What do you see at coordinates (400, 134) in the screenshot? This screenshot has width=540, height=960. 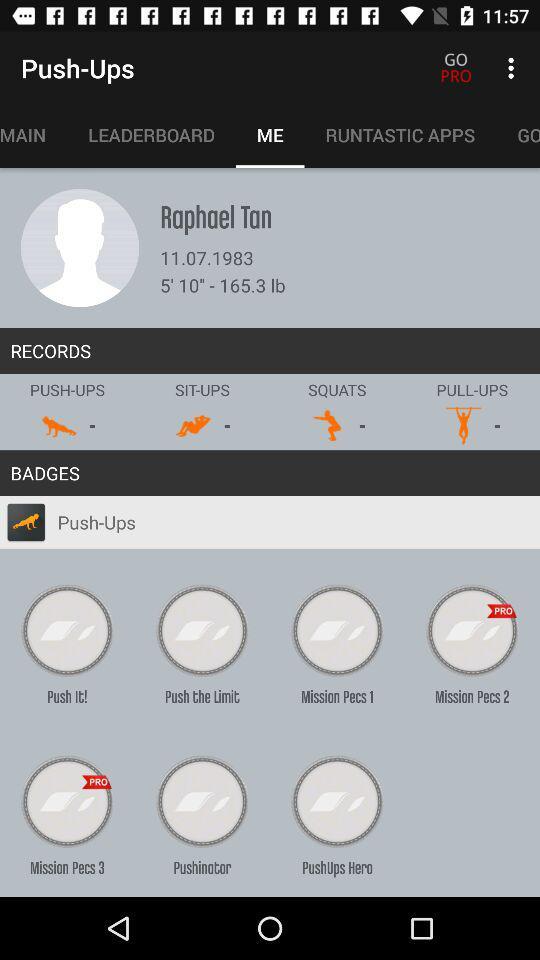 I see `icon to the left of go pro! icon` at bounding box center [400, 134].